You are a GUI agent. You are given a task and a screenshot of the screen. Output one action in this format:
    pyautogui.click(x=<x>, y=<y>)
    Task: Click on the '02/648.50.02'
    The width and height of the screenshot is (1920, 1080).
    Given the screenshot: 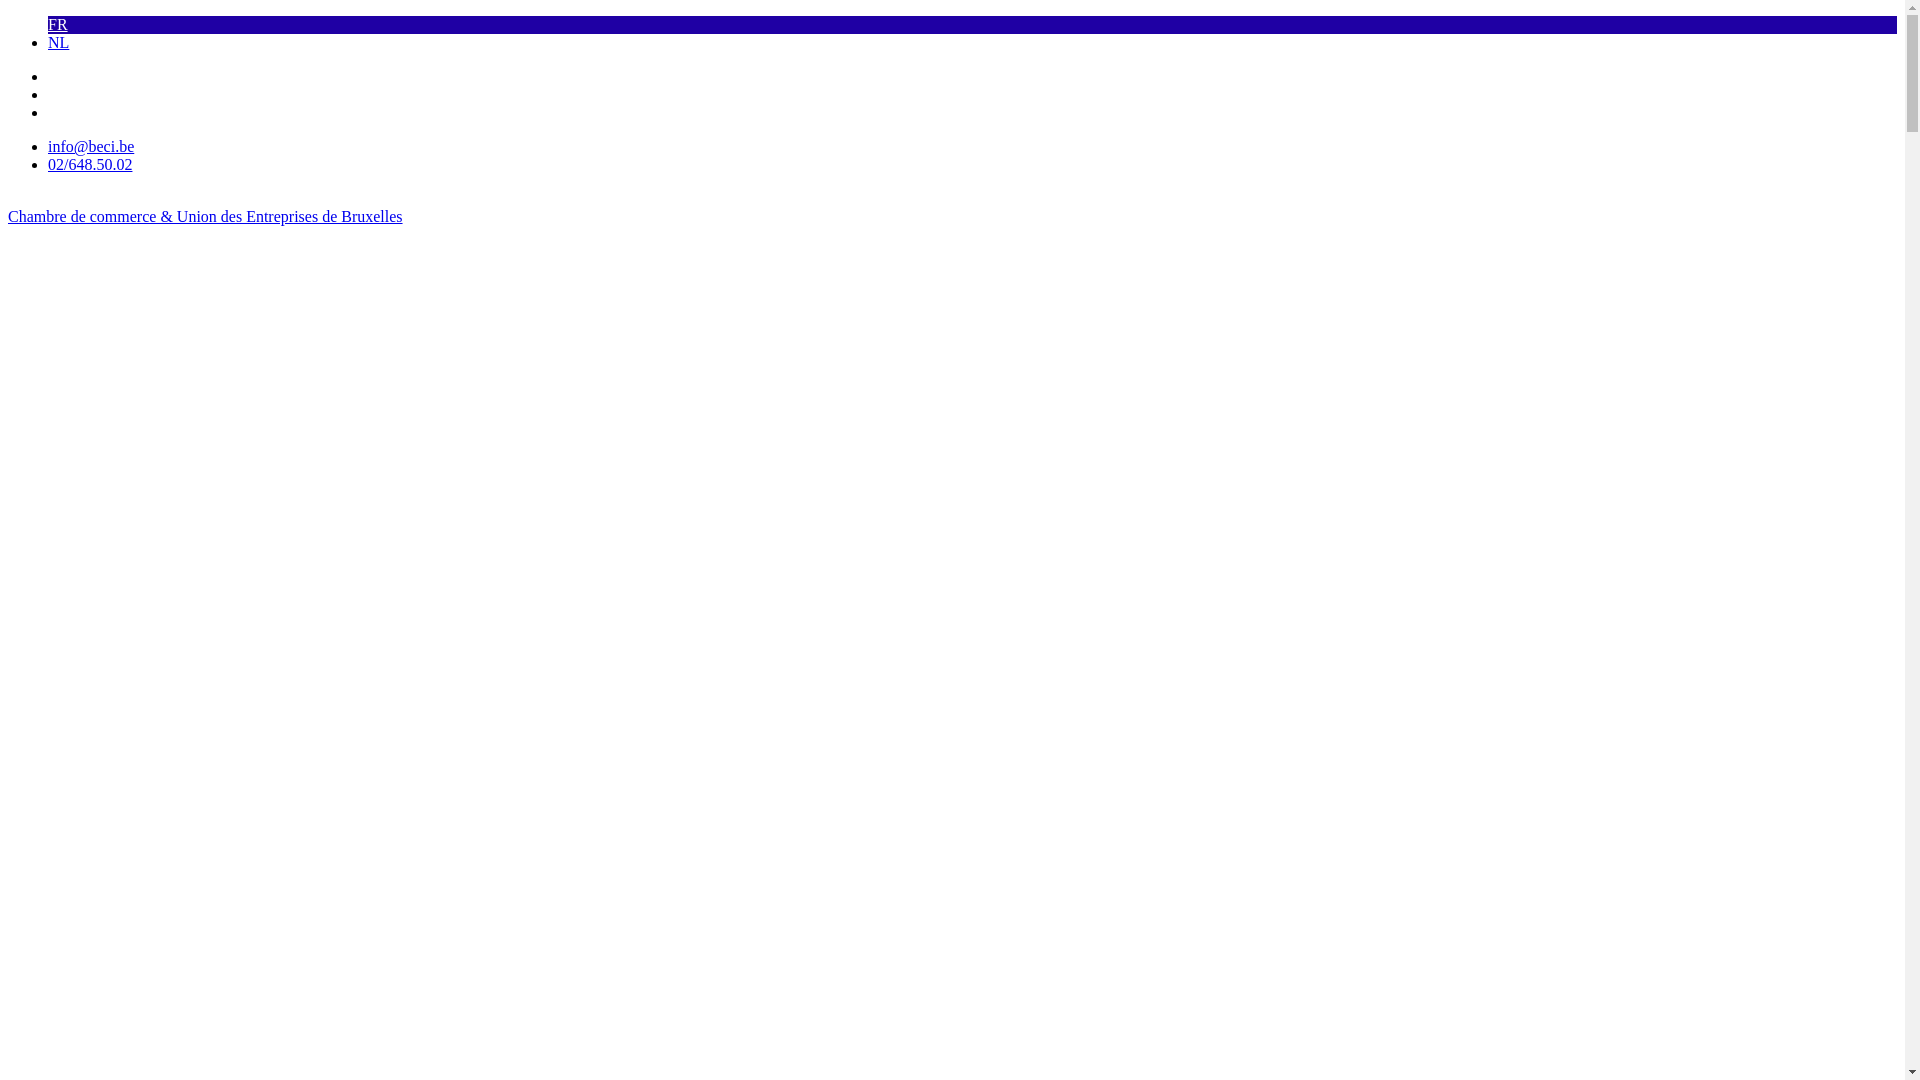 What is the action you would take?
    pyautogui.click(x=89, y=163)
    